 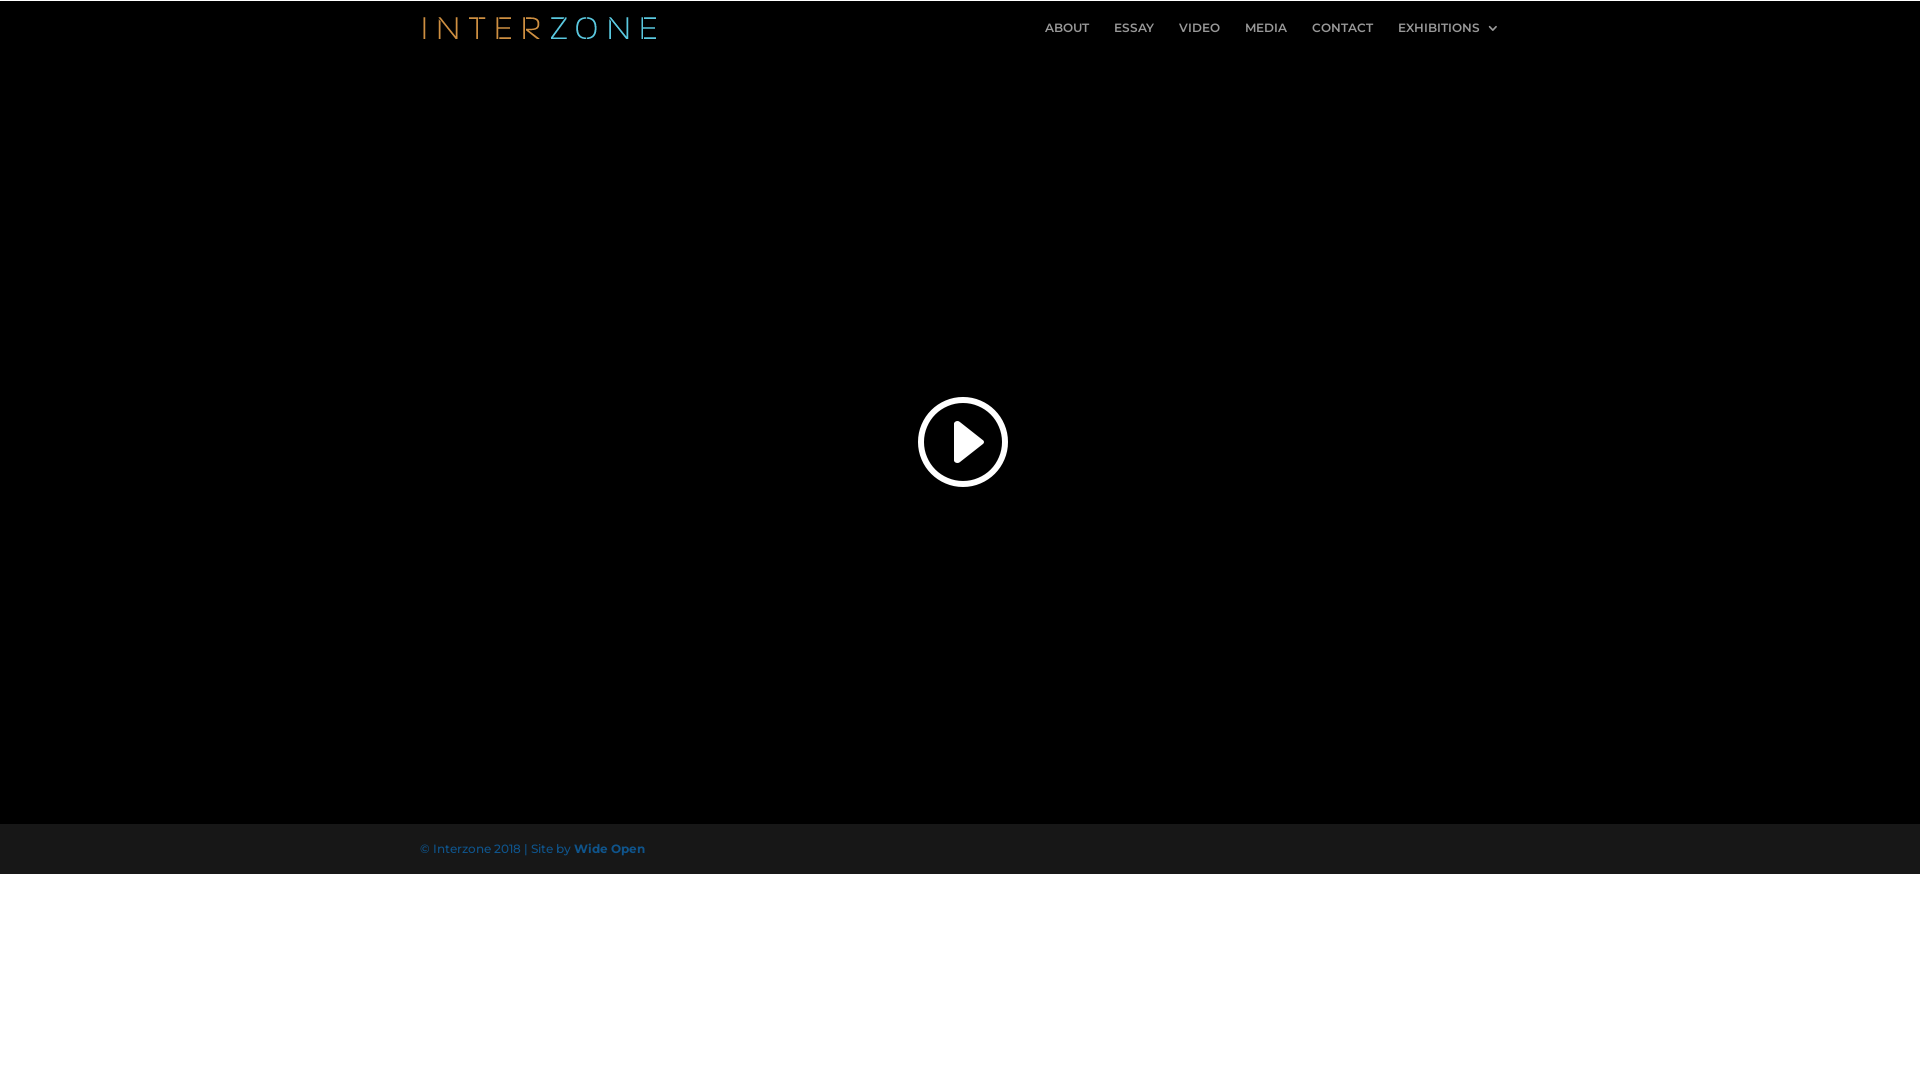 I want to click on 'VIDEO', so click(x=1179, y=38).